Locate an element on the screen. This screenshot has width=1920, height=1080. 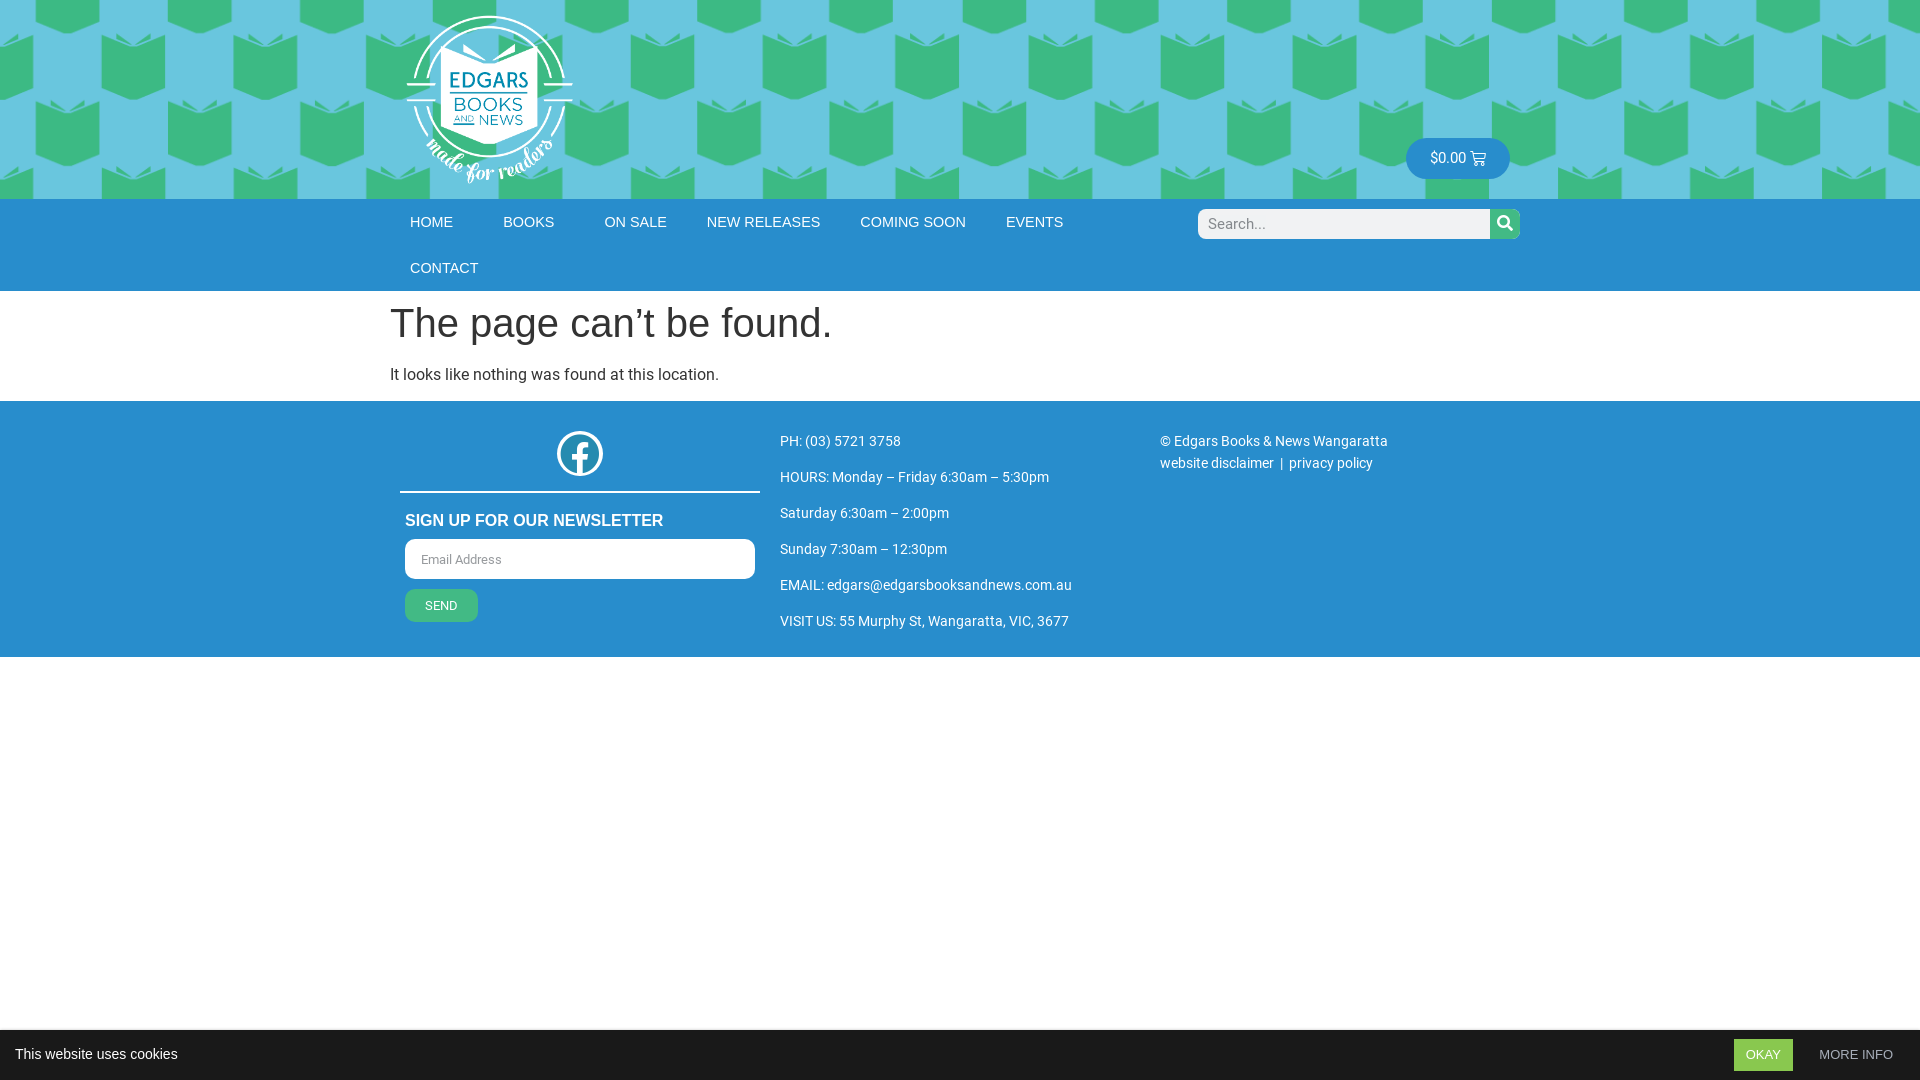
'$0.00' is located at coordinates (1458, 157).